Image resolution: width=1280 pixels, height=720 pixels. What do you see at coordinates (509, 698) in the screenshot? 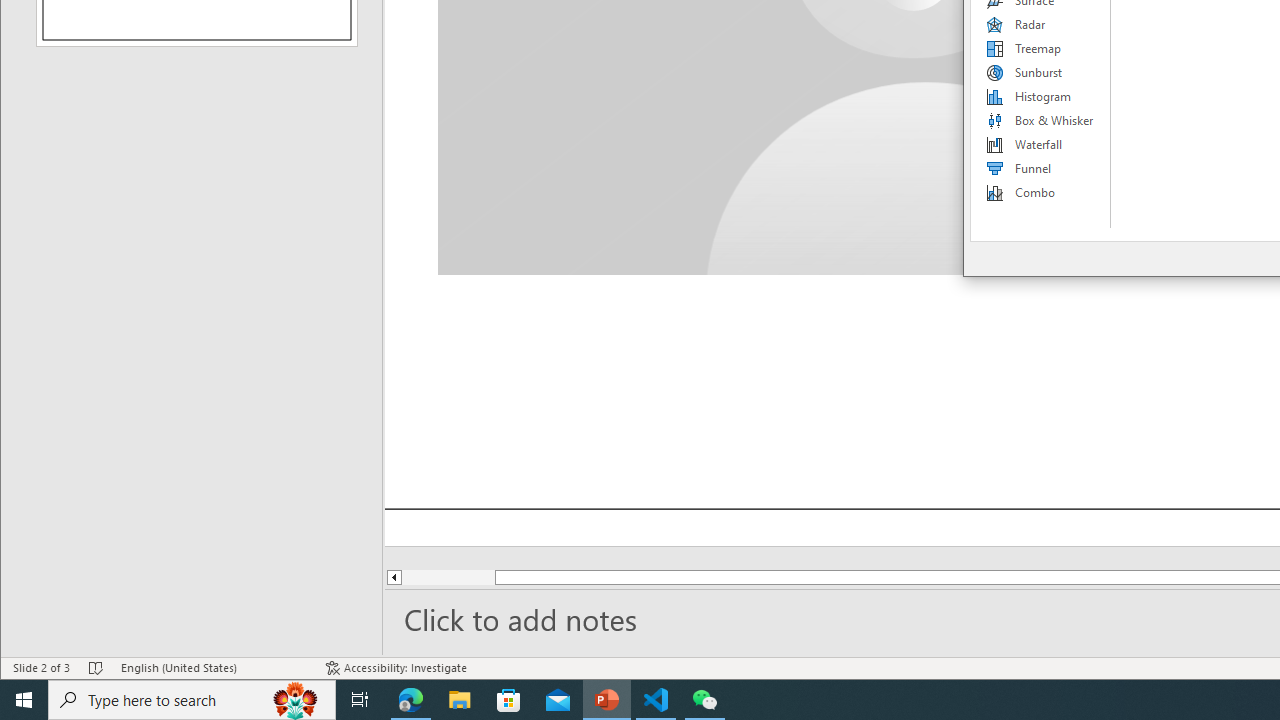
I see `'Microsoft Store'` at bounding box center [509, 698].